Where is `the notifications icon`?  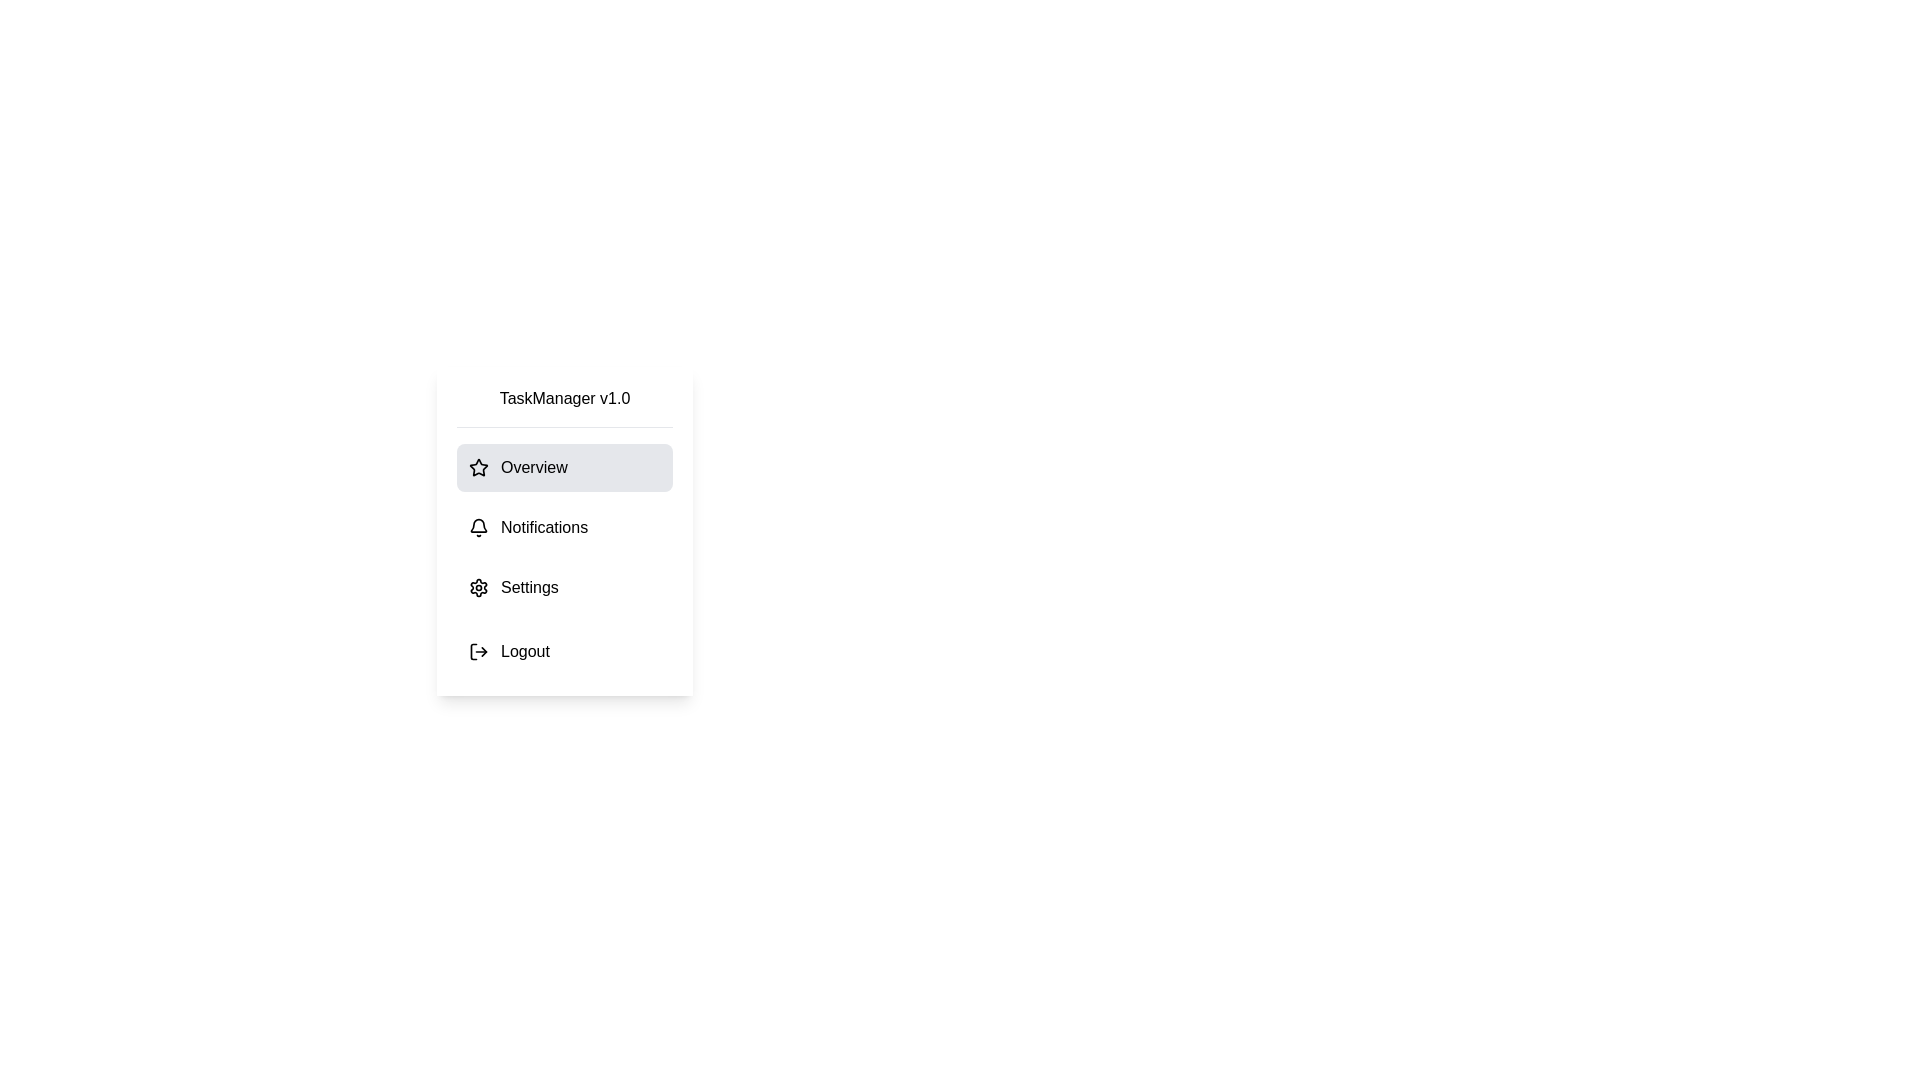
the notifications icon is located at coordinates (478, 527).